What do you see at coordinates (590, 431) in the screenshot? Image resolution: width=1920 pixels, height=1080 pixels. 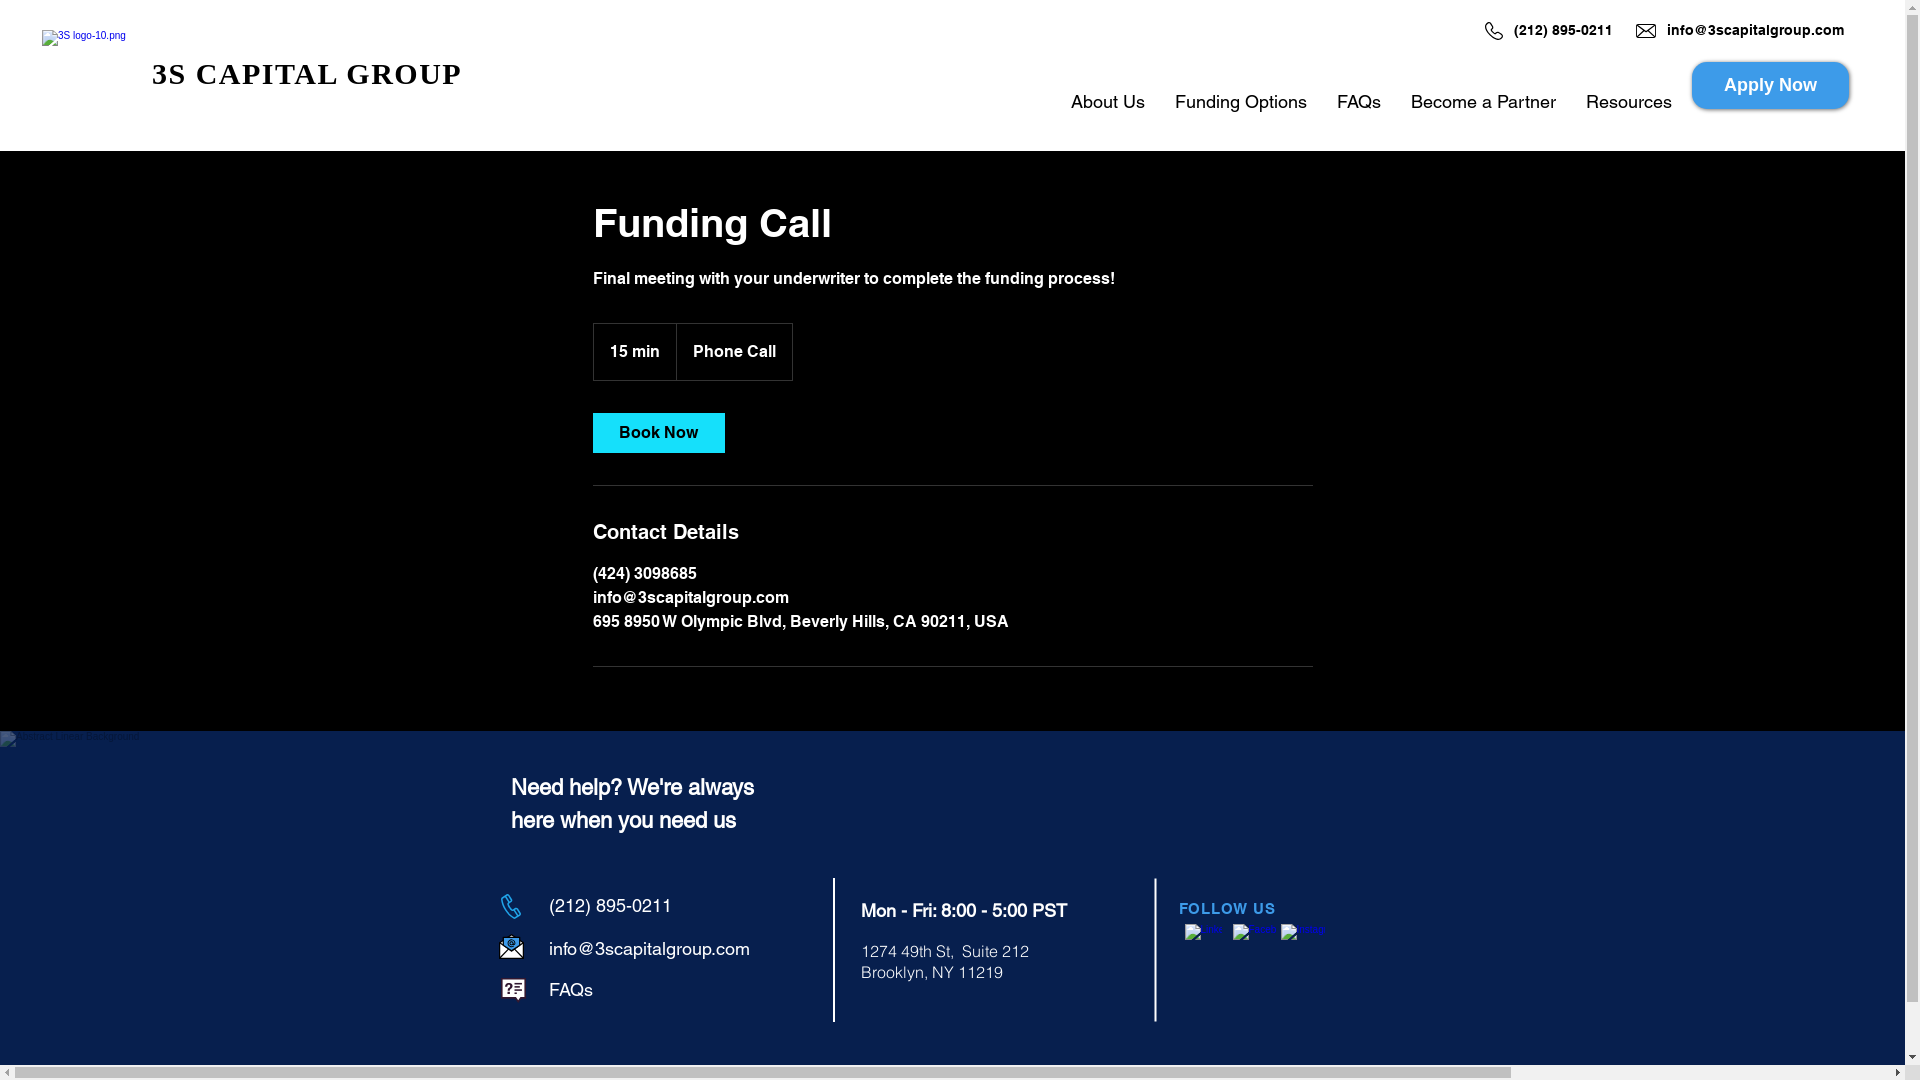 I see `'Book Now'` at bounding box center [590, 431].